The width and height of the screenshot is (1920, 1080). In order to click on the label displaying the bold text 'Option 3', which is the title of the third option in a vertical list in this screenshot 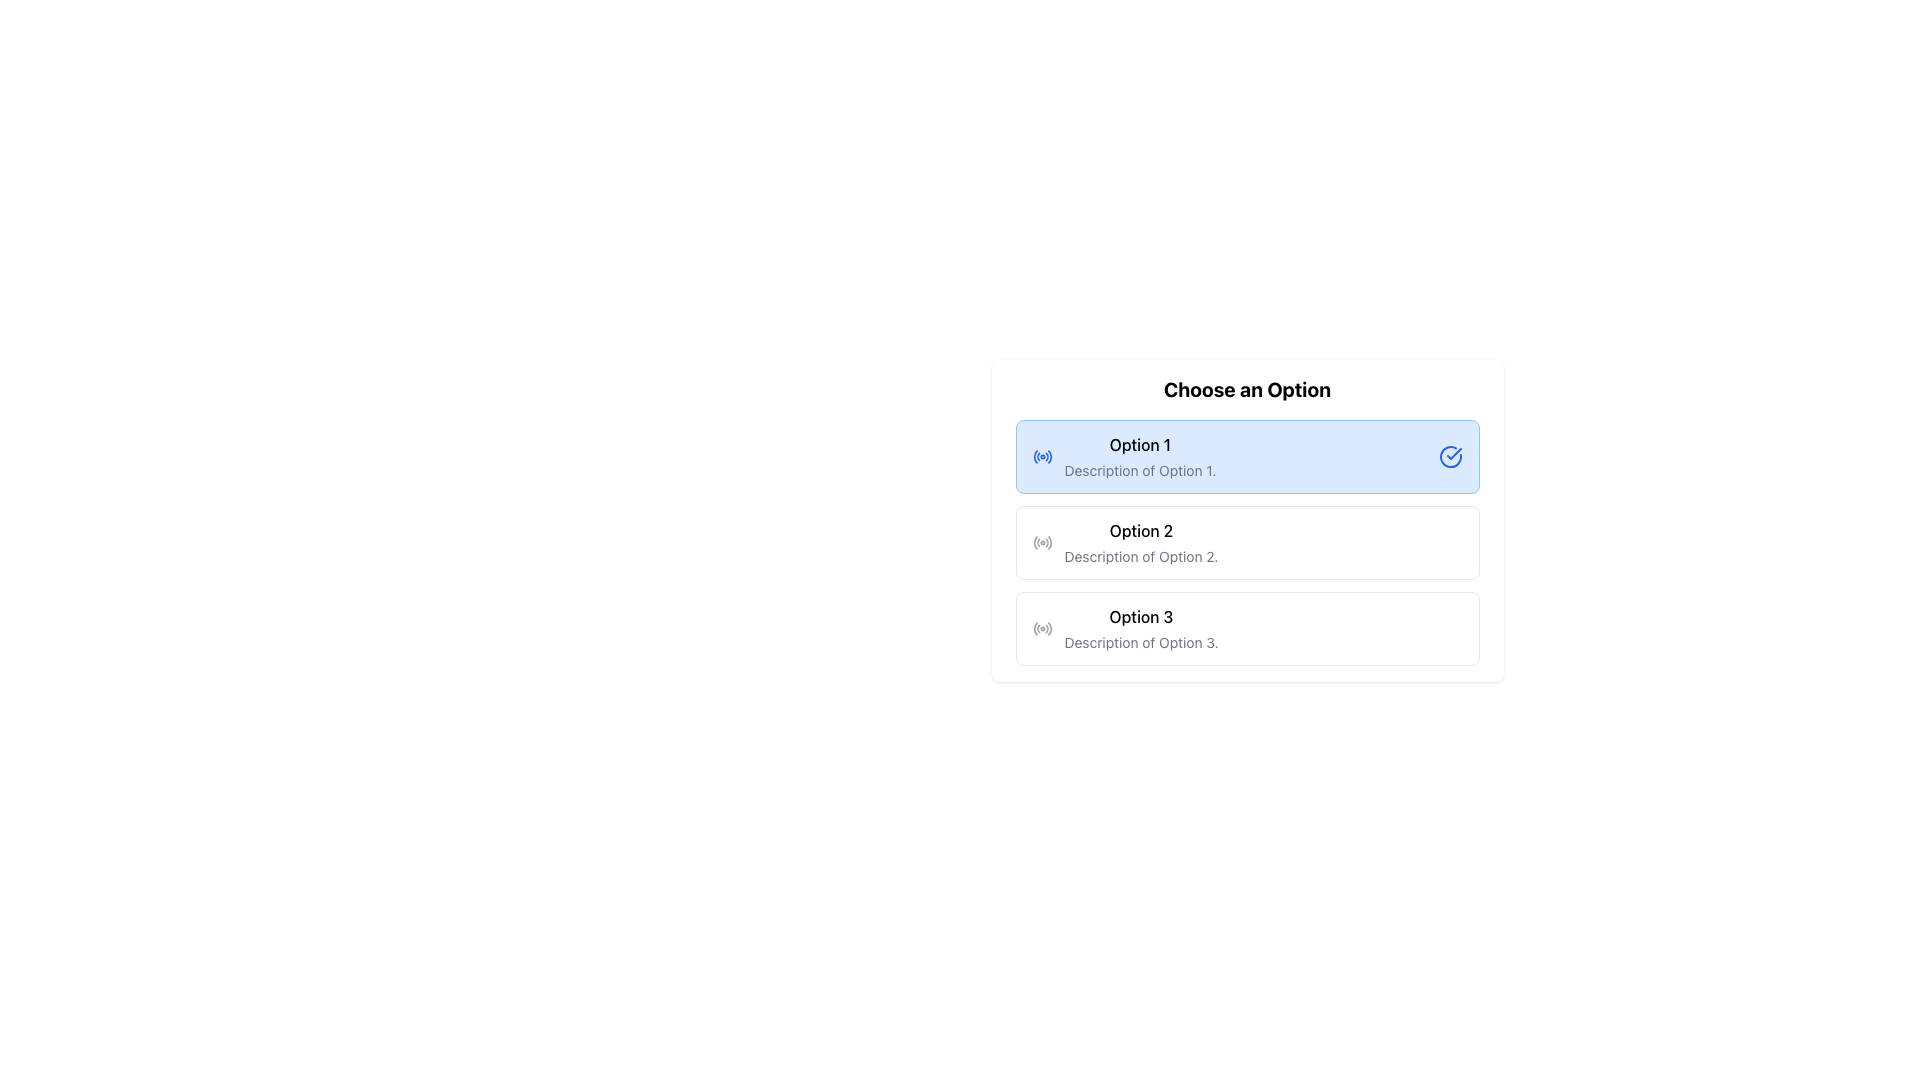, I will do `click(1141, 616)`.